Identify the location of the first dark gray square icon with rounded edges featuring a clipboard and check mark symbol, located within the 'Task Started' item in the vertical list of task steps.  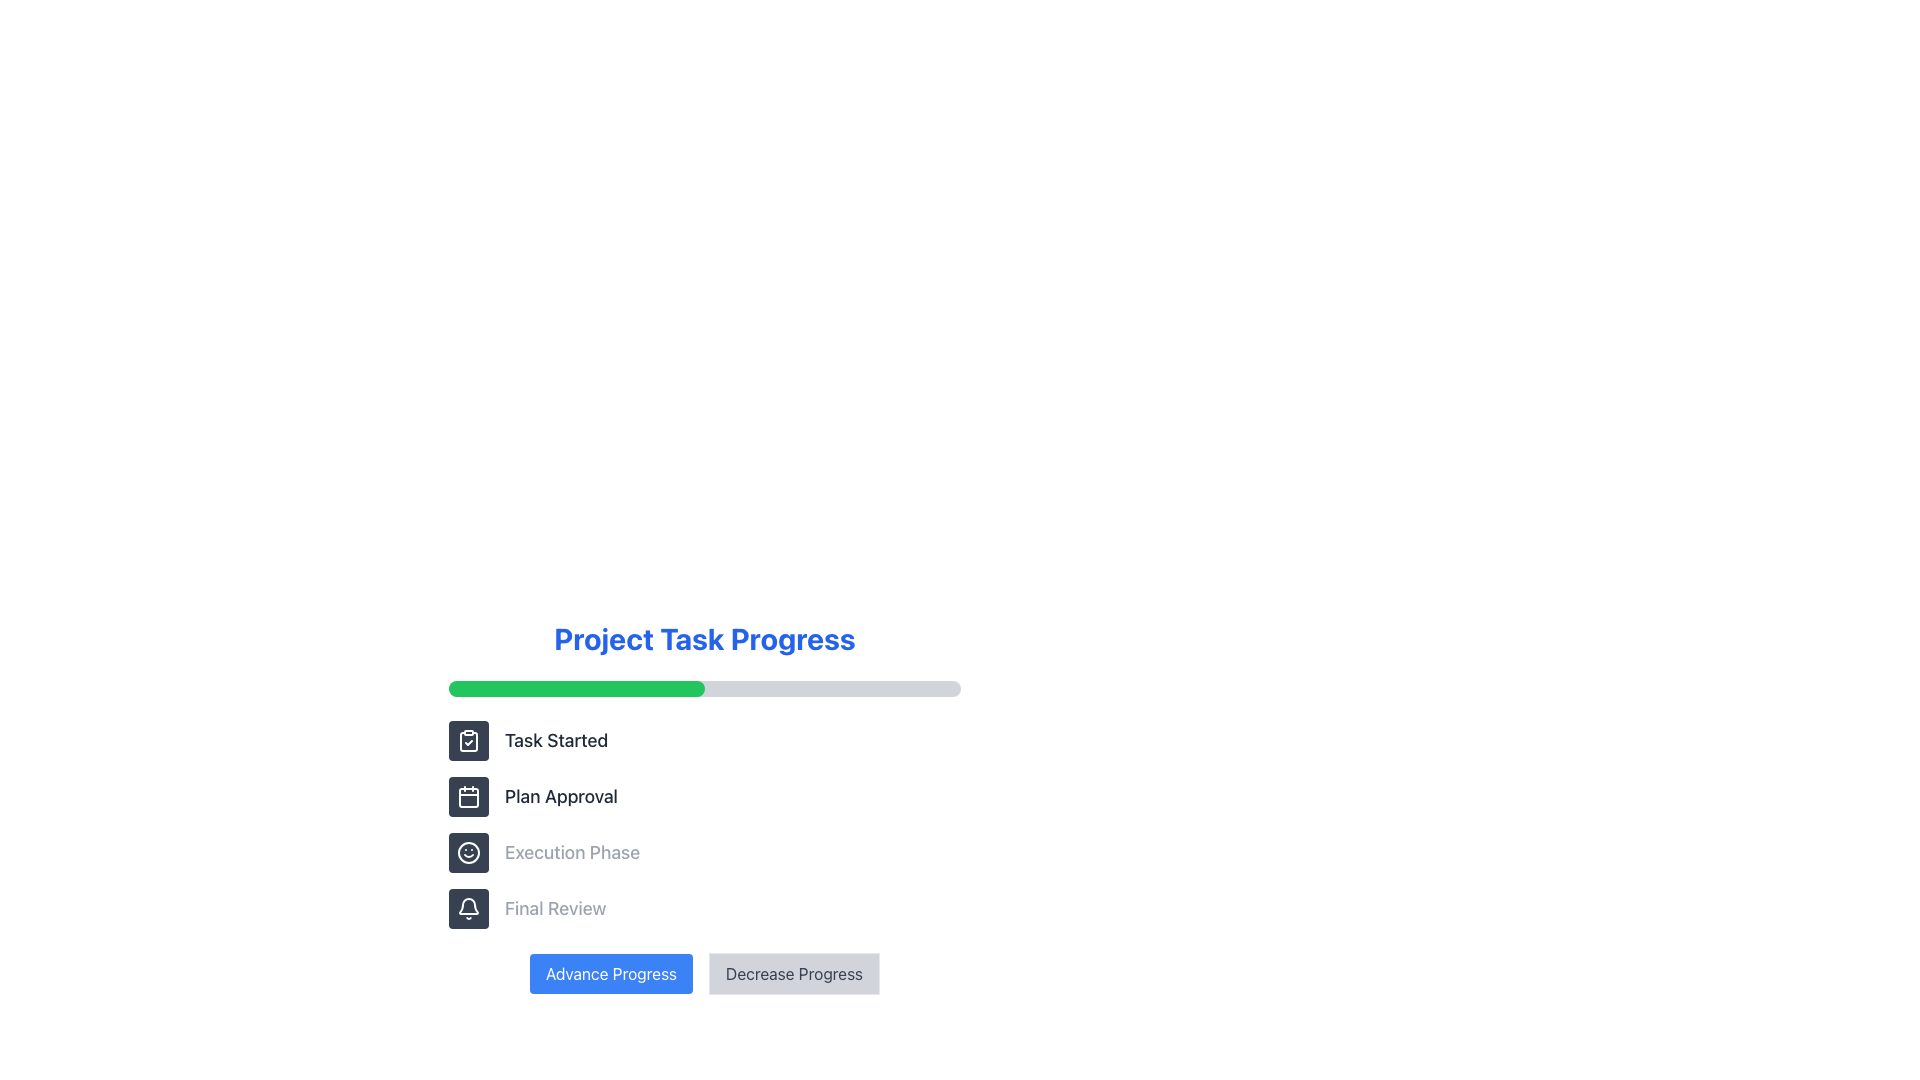
(468, 740).